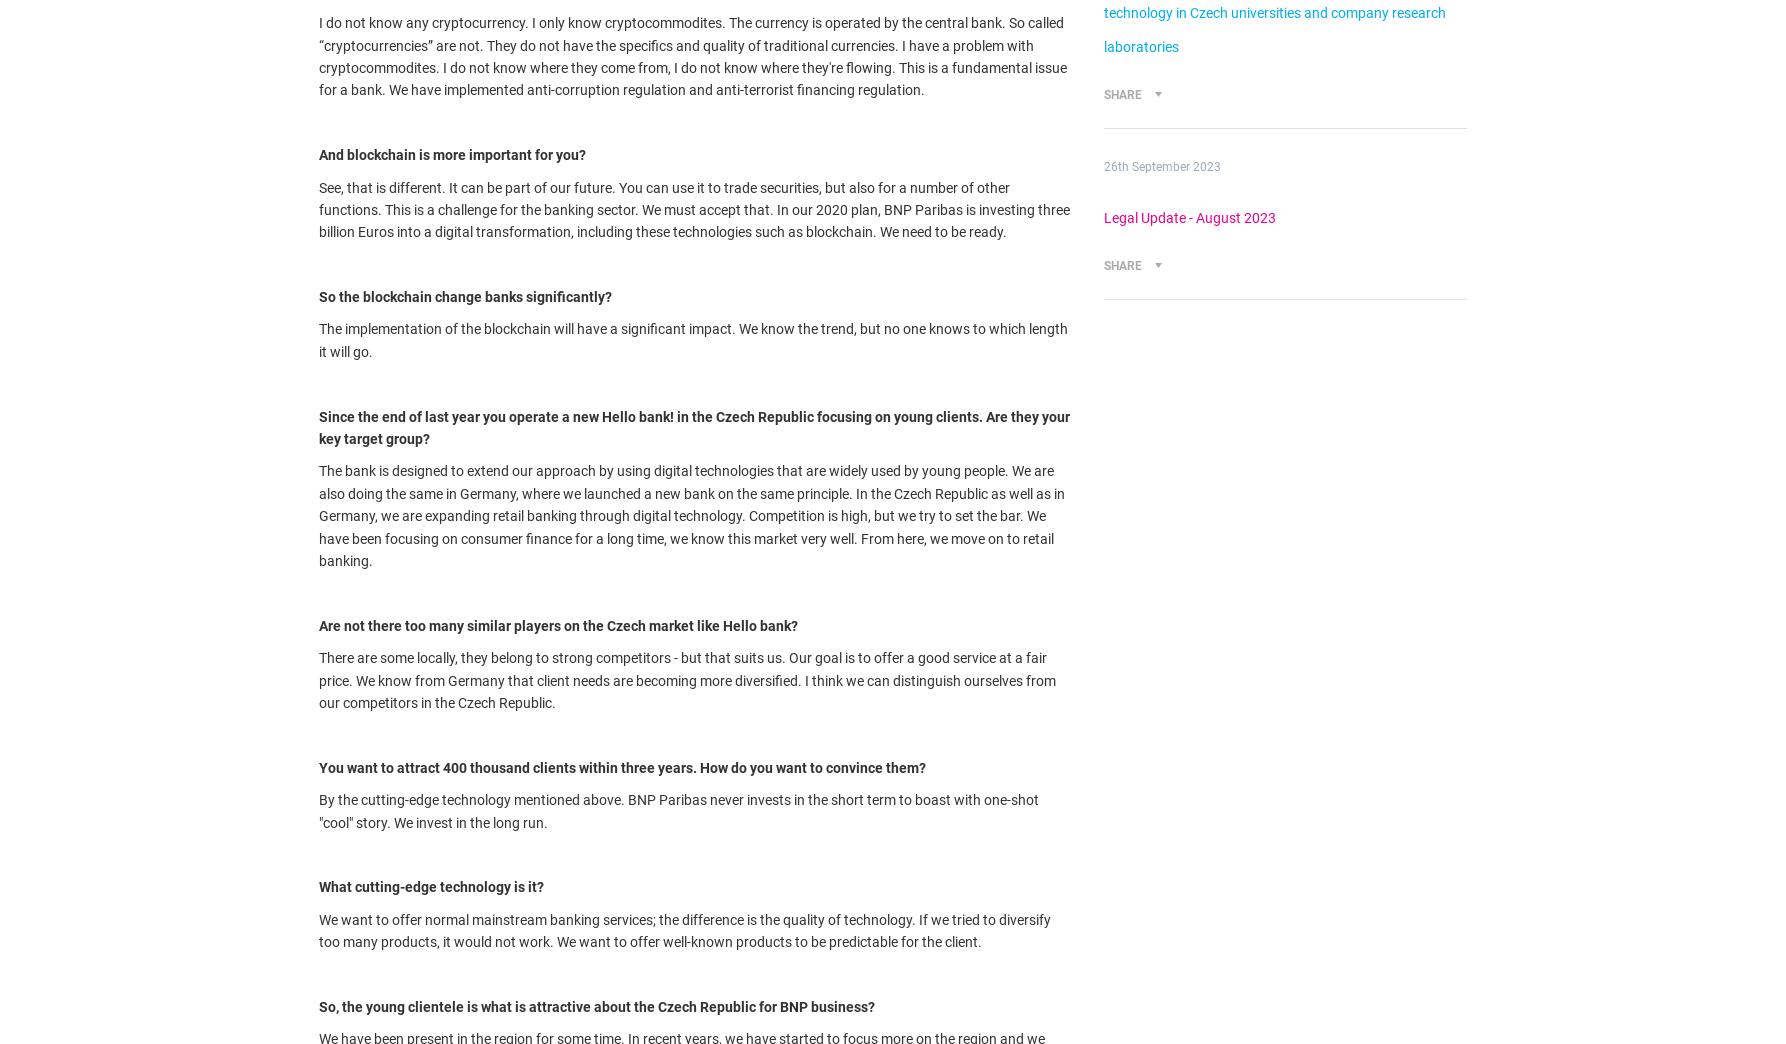  What do you see at coordinates (557, 625) in the screenshot?
I see `'Are not there too many similar players on the Czech market like Hello bank?'` at bounding box center [557, 625].